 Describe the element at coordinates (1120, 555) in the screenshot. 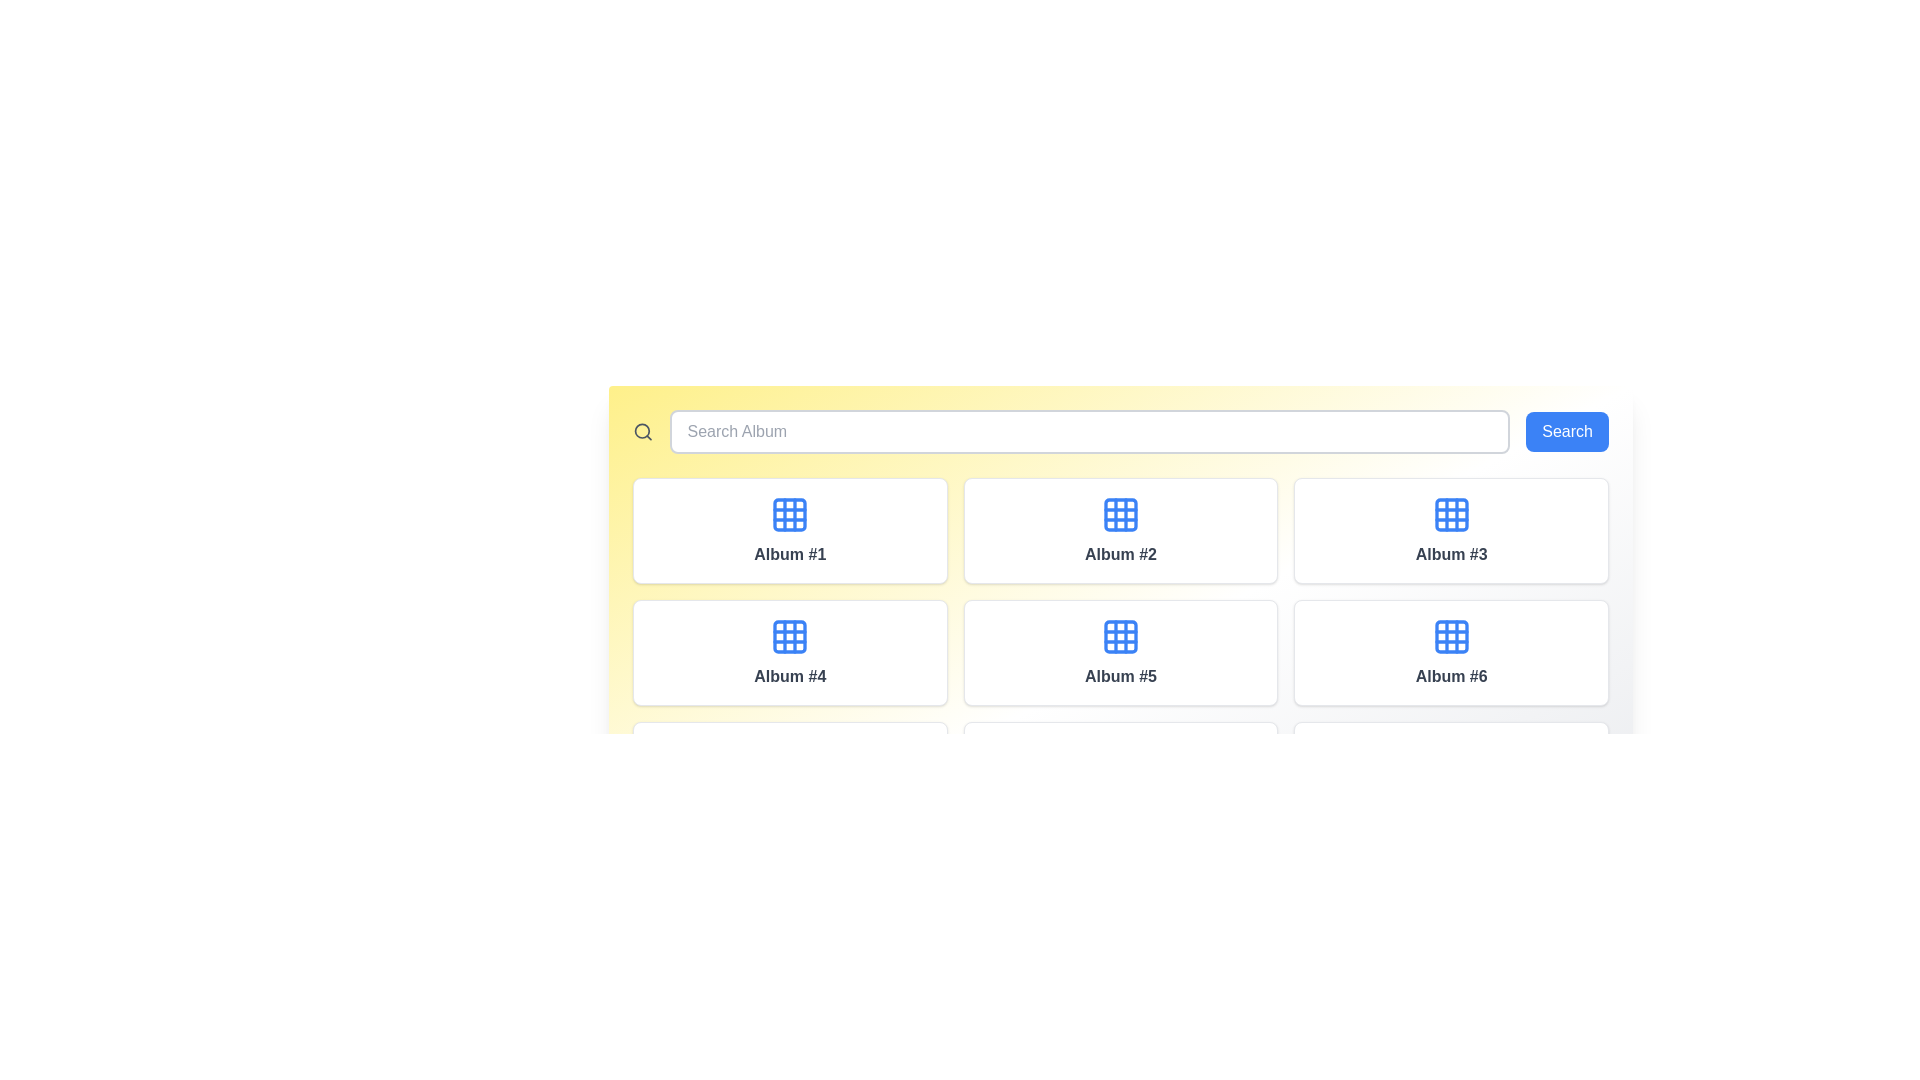

I see `the text label 'Album #2' located` at that location.